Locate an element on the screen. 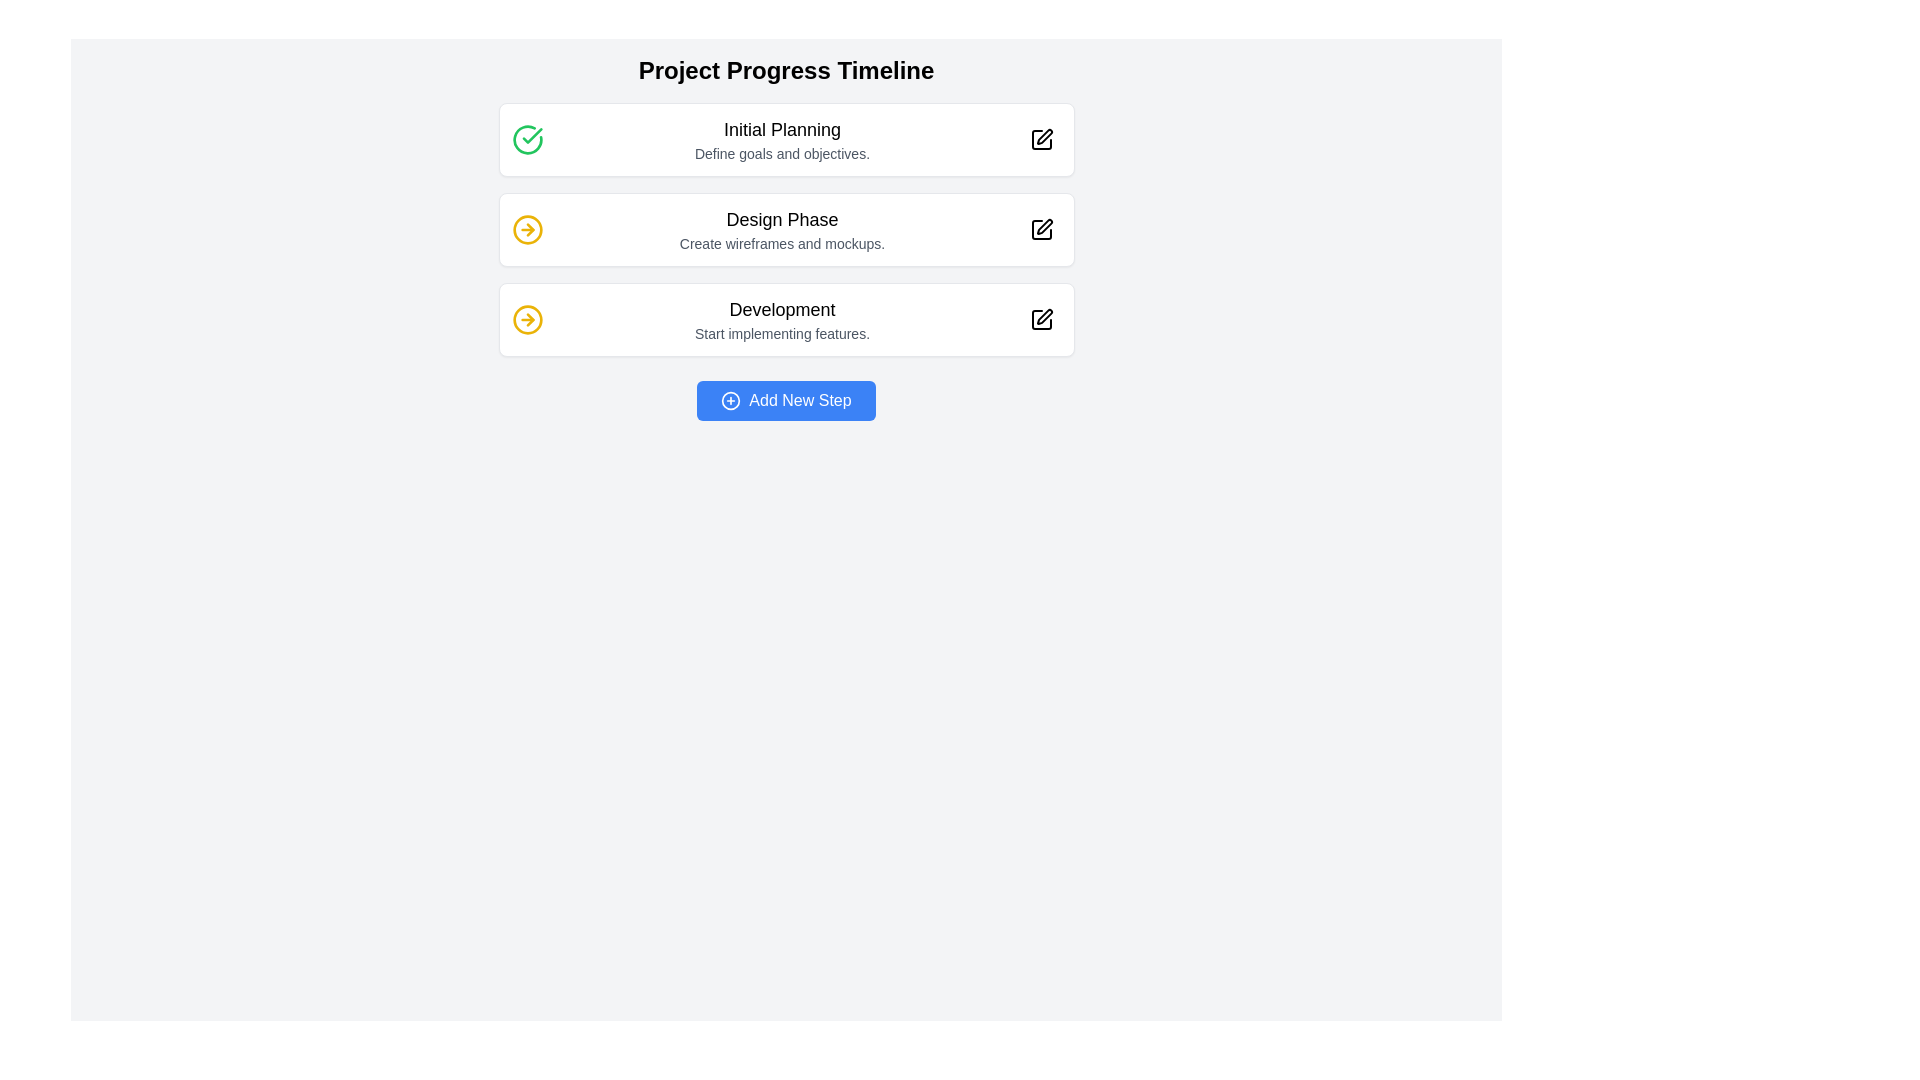  the text element that reads 'Start implementing features.' which is styled in a small-sized, gray-colored font and appears below the bold title 'Development' is located at coordinates (781, 333).